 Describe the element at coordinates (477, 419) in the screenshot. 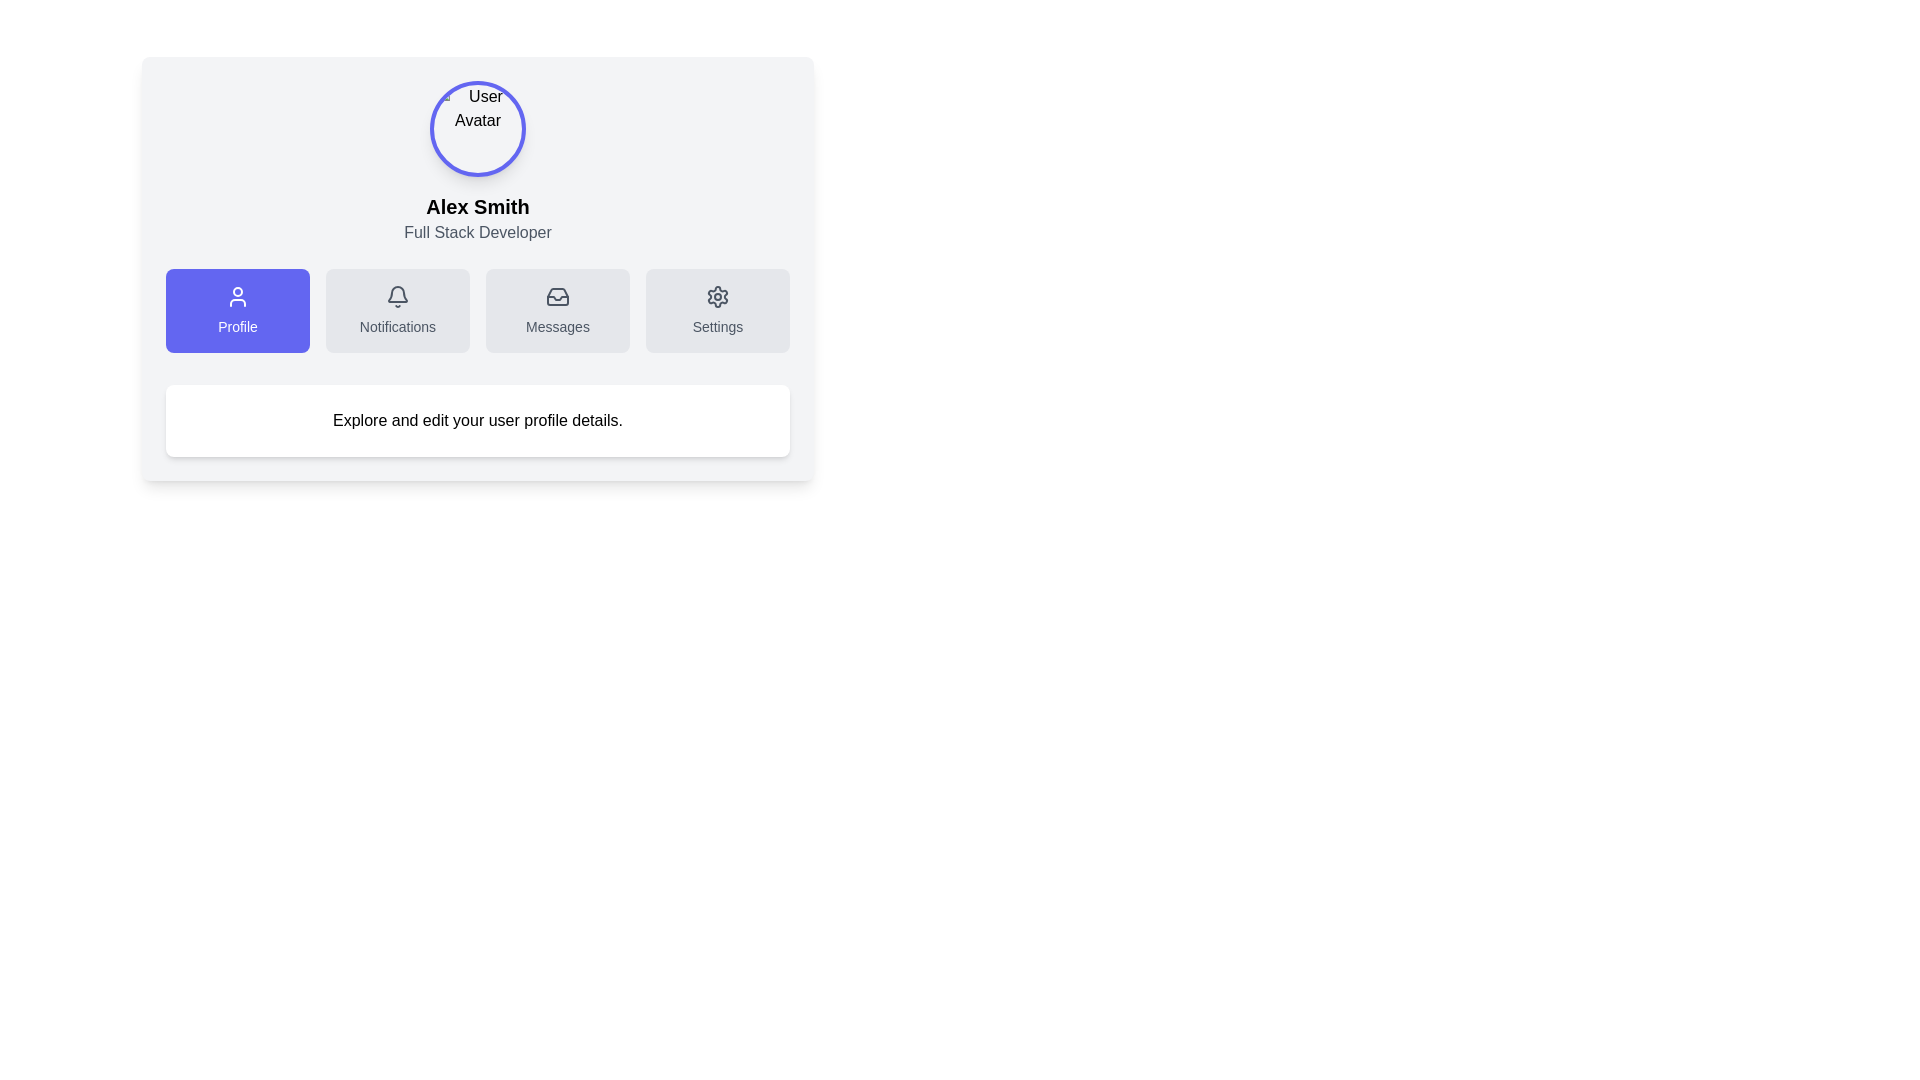

I see `the static text label that reads 'Explore and edit your user profile details.' which is located at the lower section of a white, rounded, shadowed card, centered horizontally within the card` at that location.